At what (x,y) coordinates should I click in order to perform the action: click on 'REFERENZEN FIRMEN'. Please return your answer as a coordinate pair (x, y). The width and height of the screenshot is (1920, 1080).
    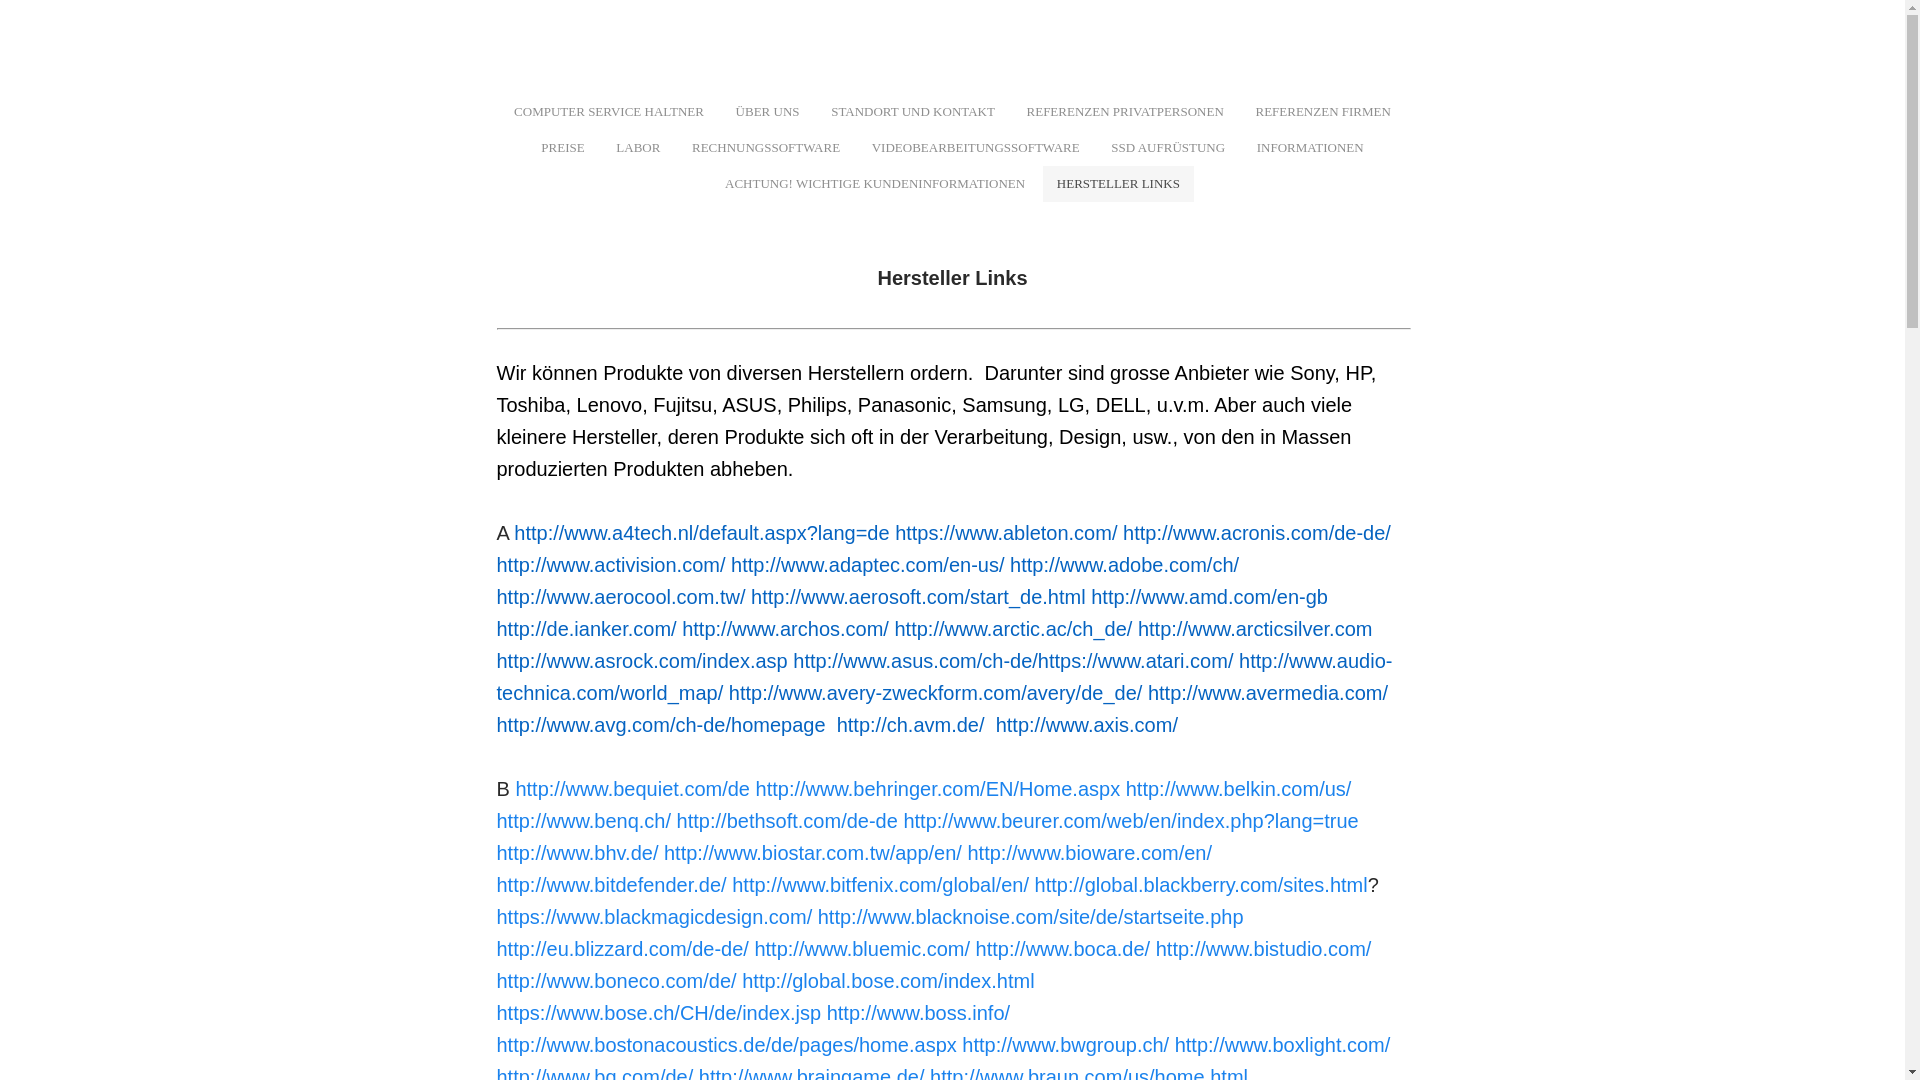
    Looking at the image, I should click on (1322, 111).